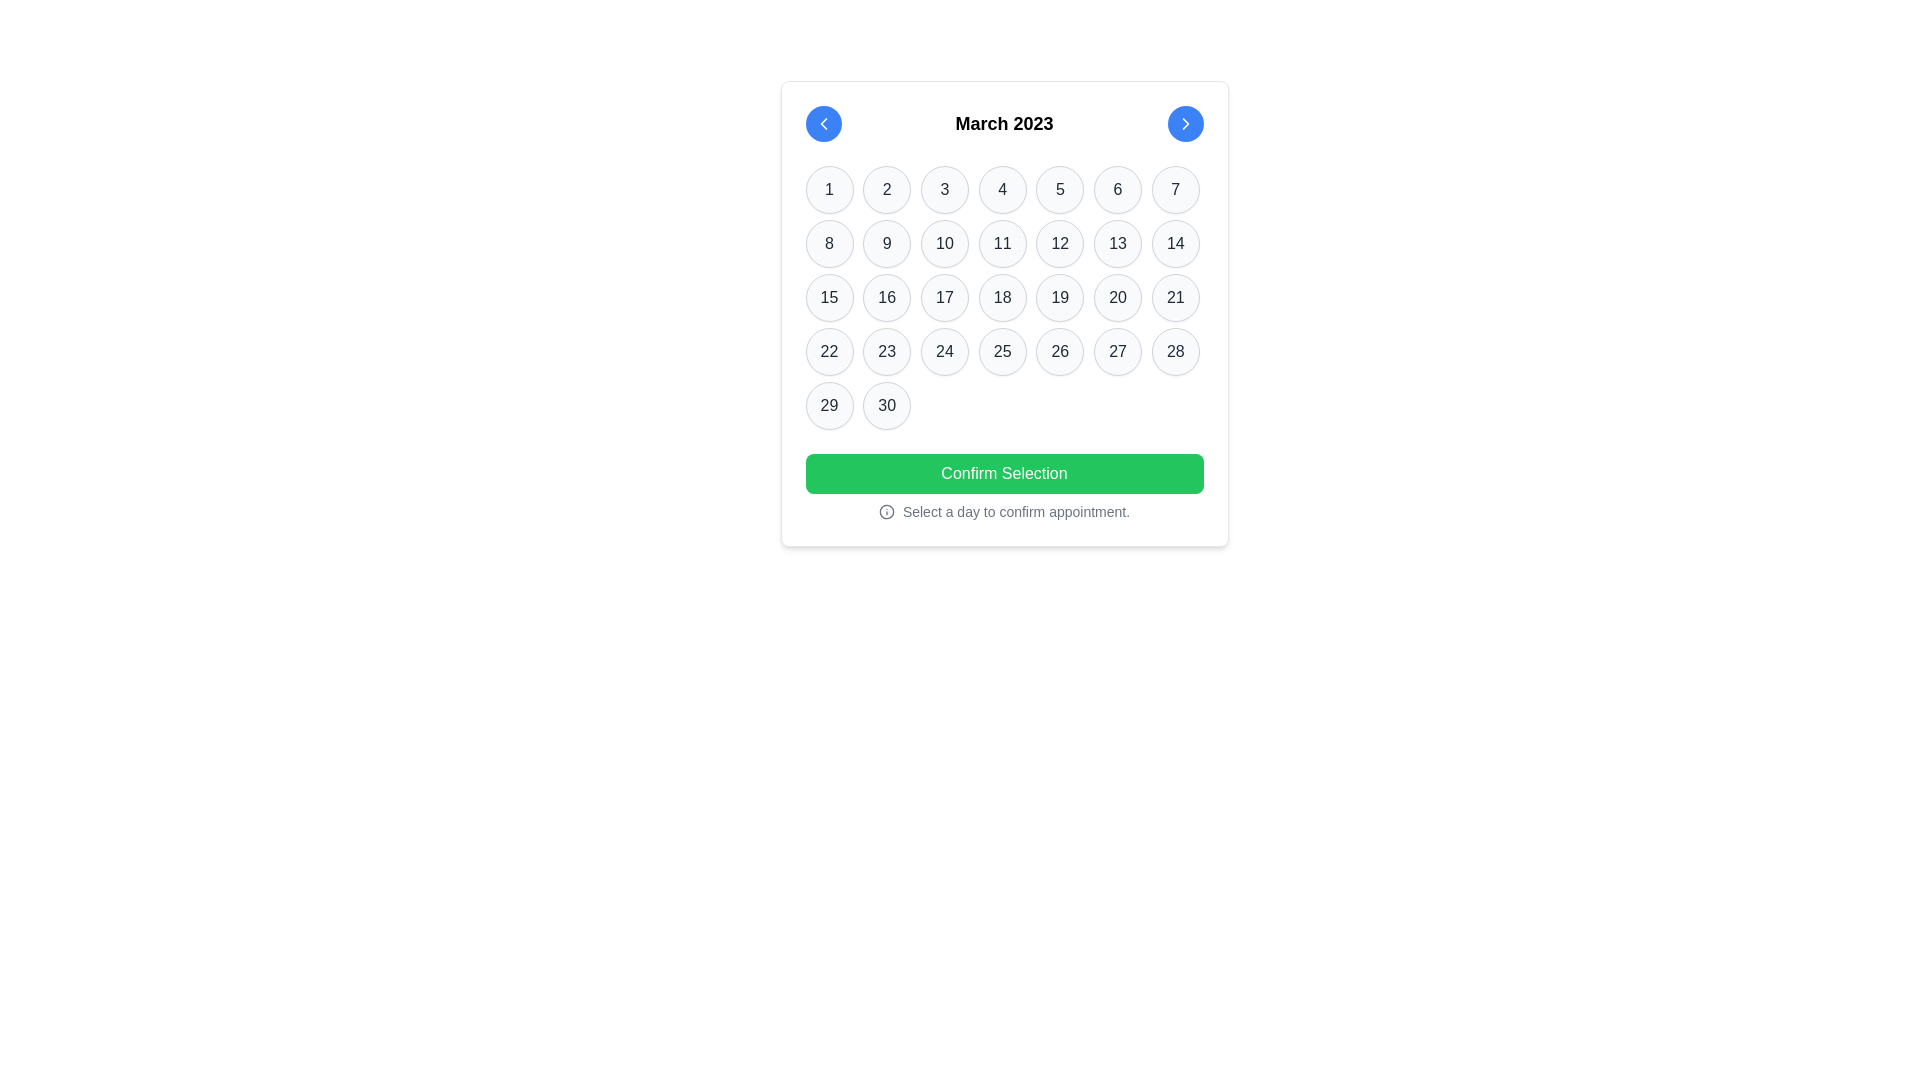  Describe the element at coordinates (829, 242) in the screenshot. I see `the selectable day button in the calendar interface located in the second column of the second row` at that location.